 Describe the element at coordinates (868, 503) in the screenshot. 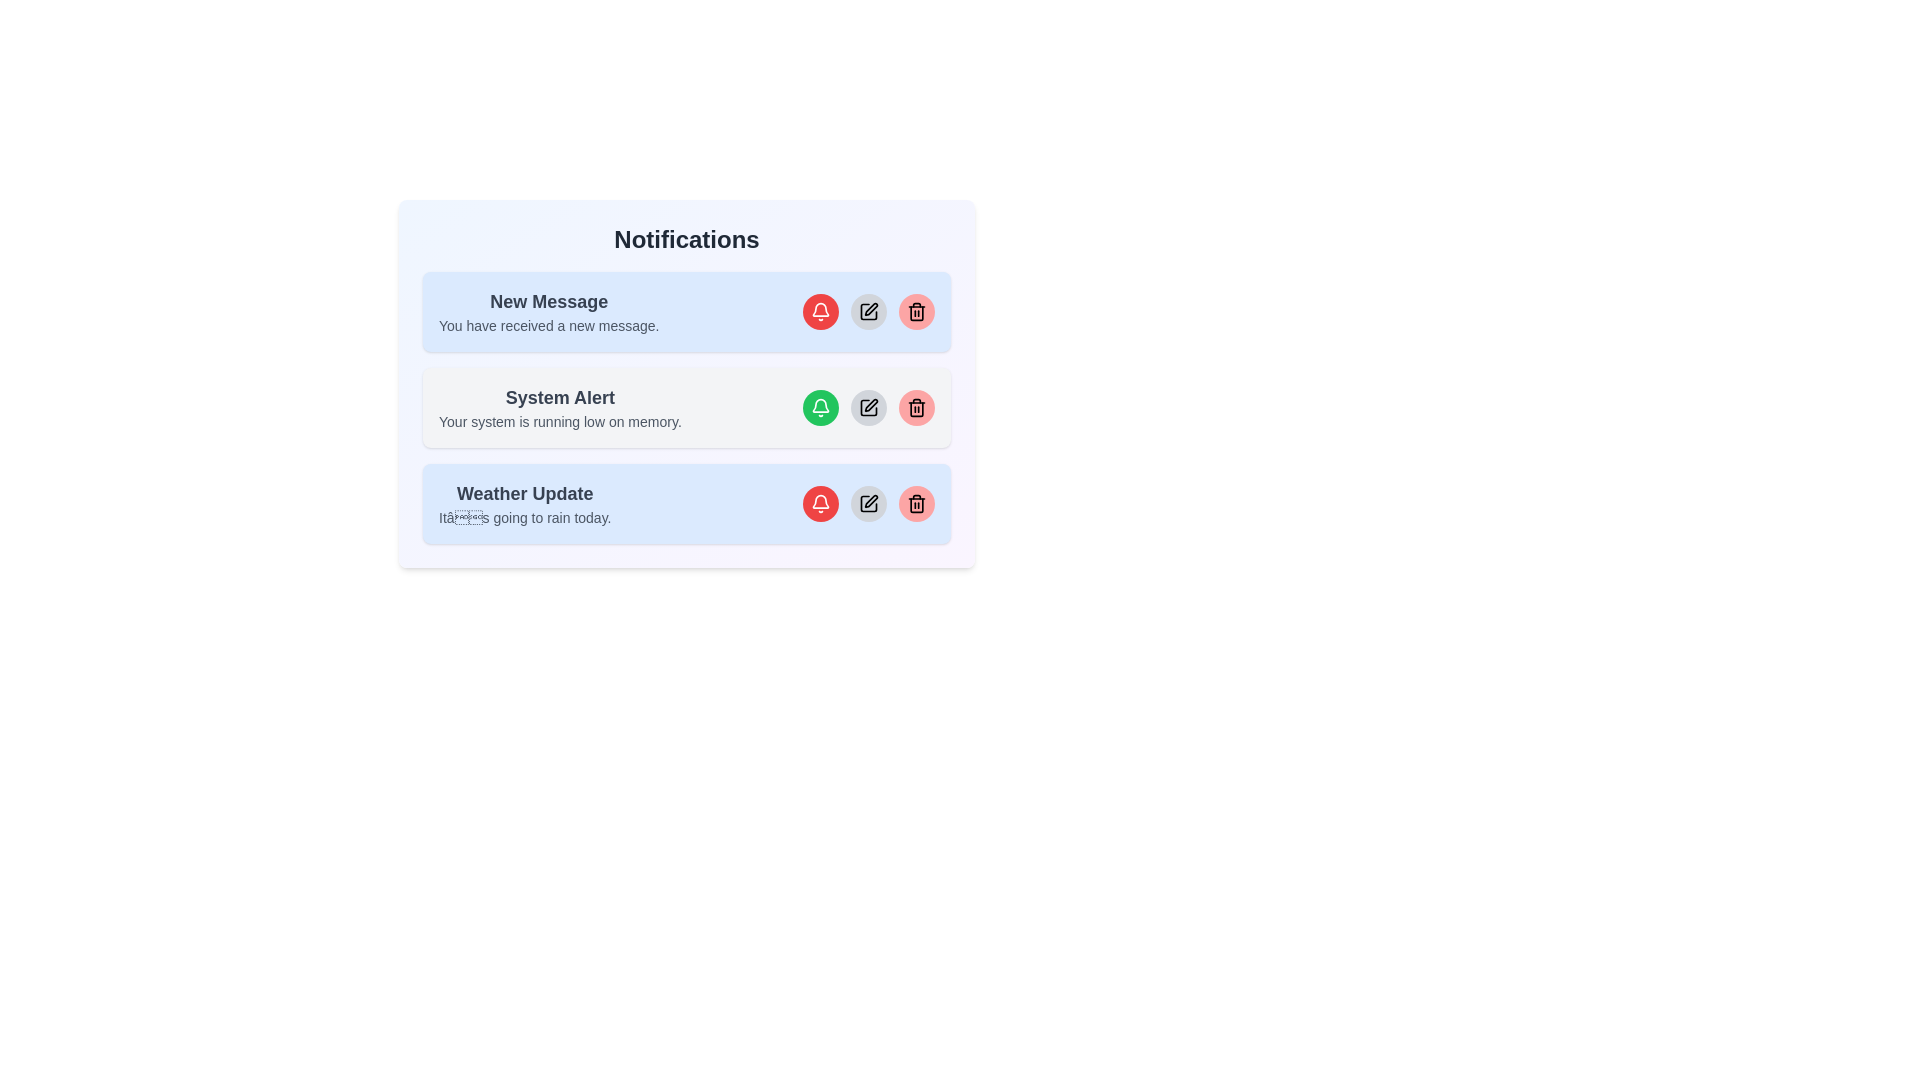

I see `the edit button for the notification titled 'Weather Update'` at that location.